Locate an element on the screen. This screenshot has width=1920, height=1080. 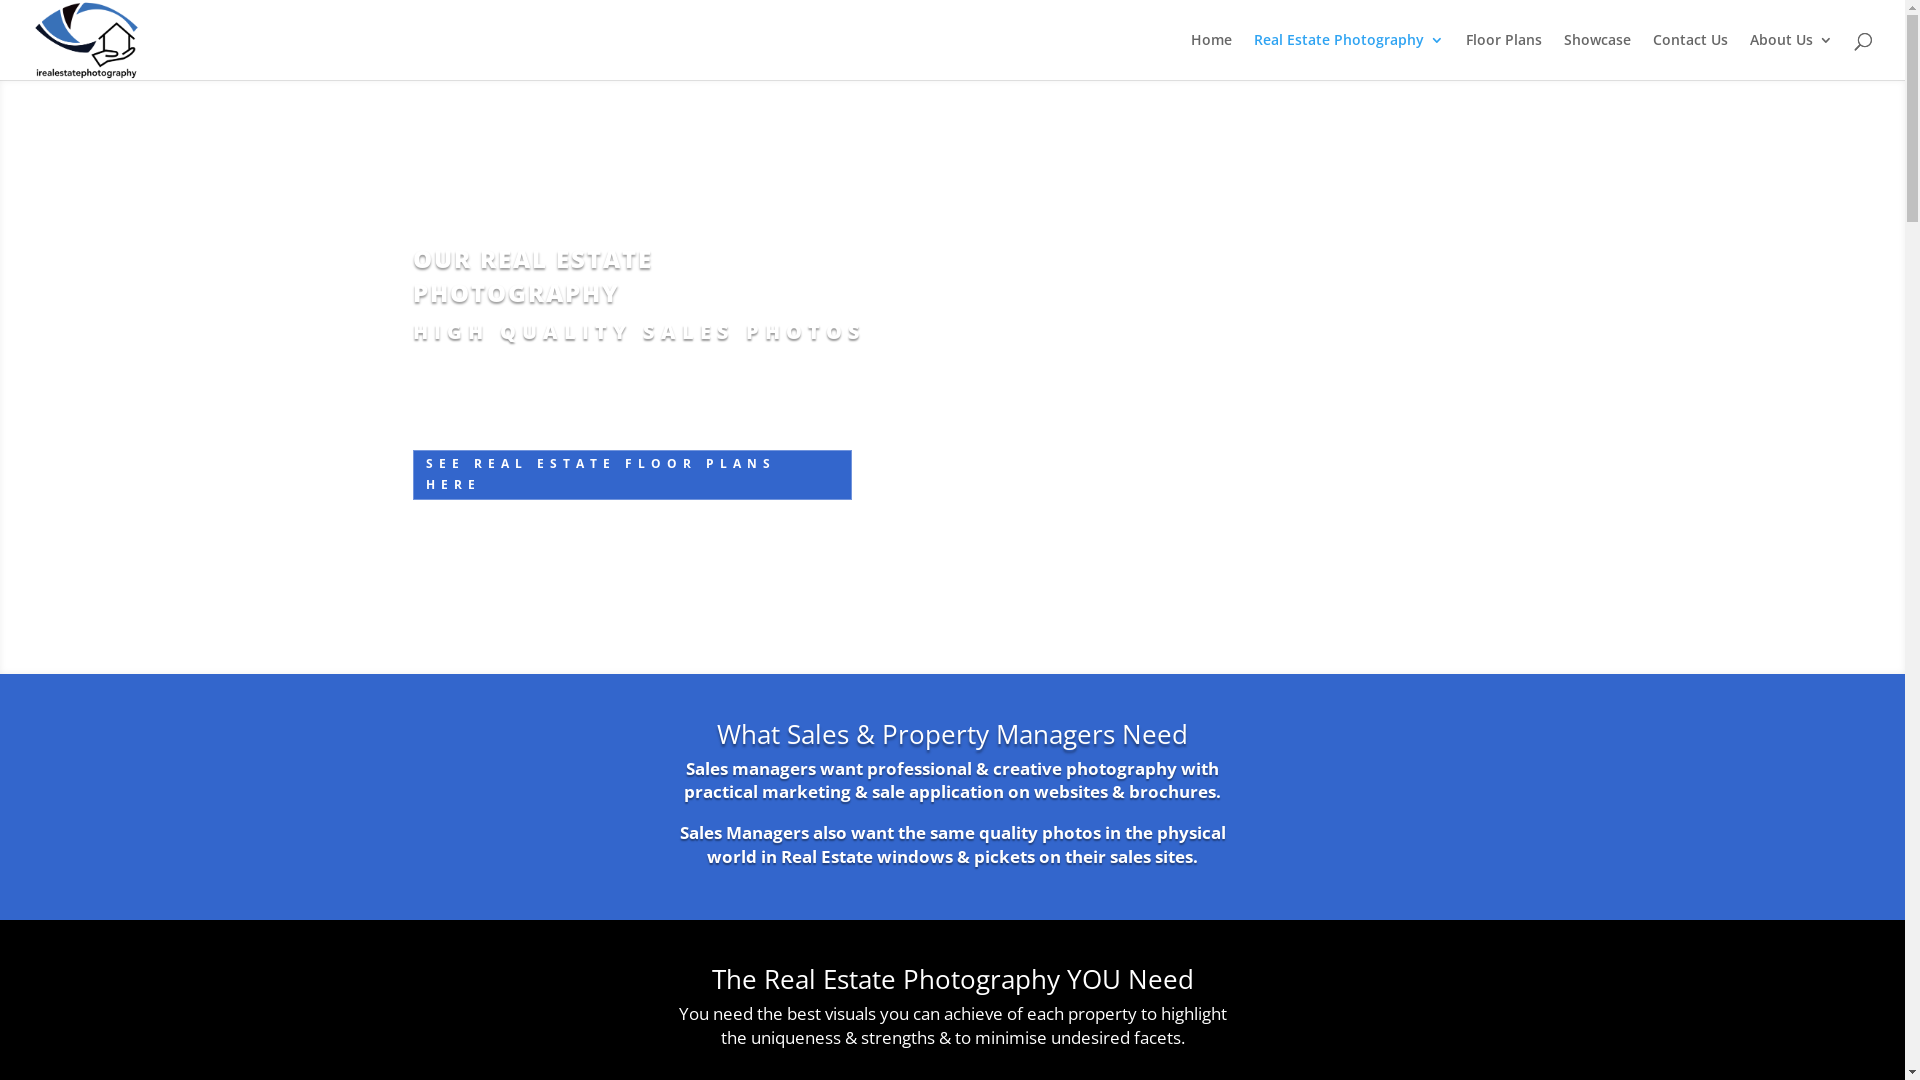
'Home' is located at coordinates (1210, 55).